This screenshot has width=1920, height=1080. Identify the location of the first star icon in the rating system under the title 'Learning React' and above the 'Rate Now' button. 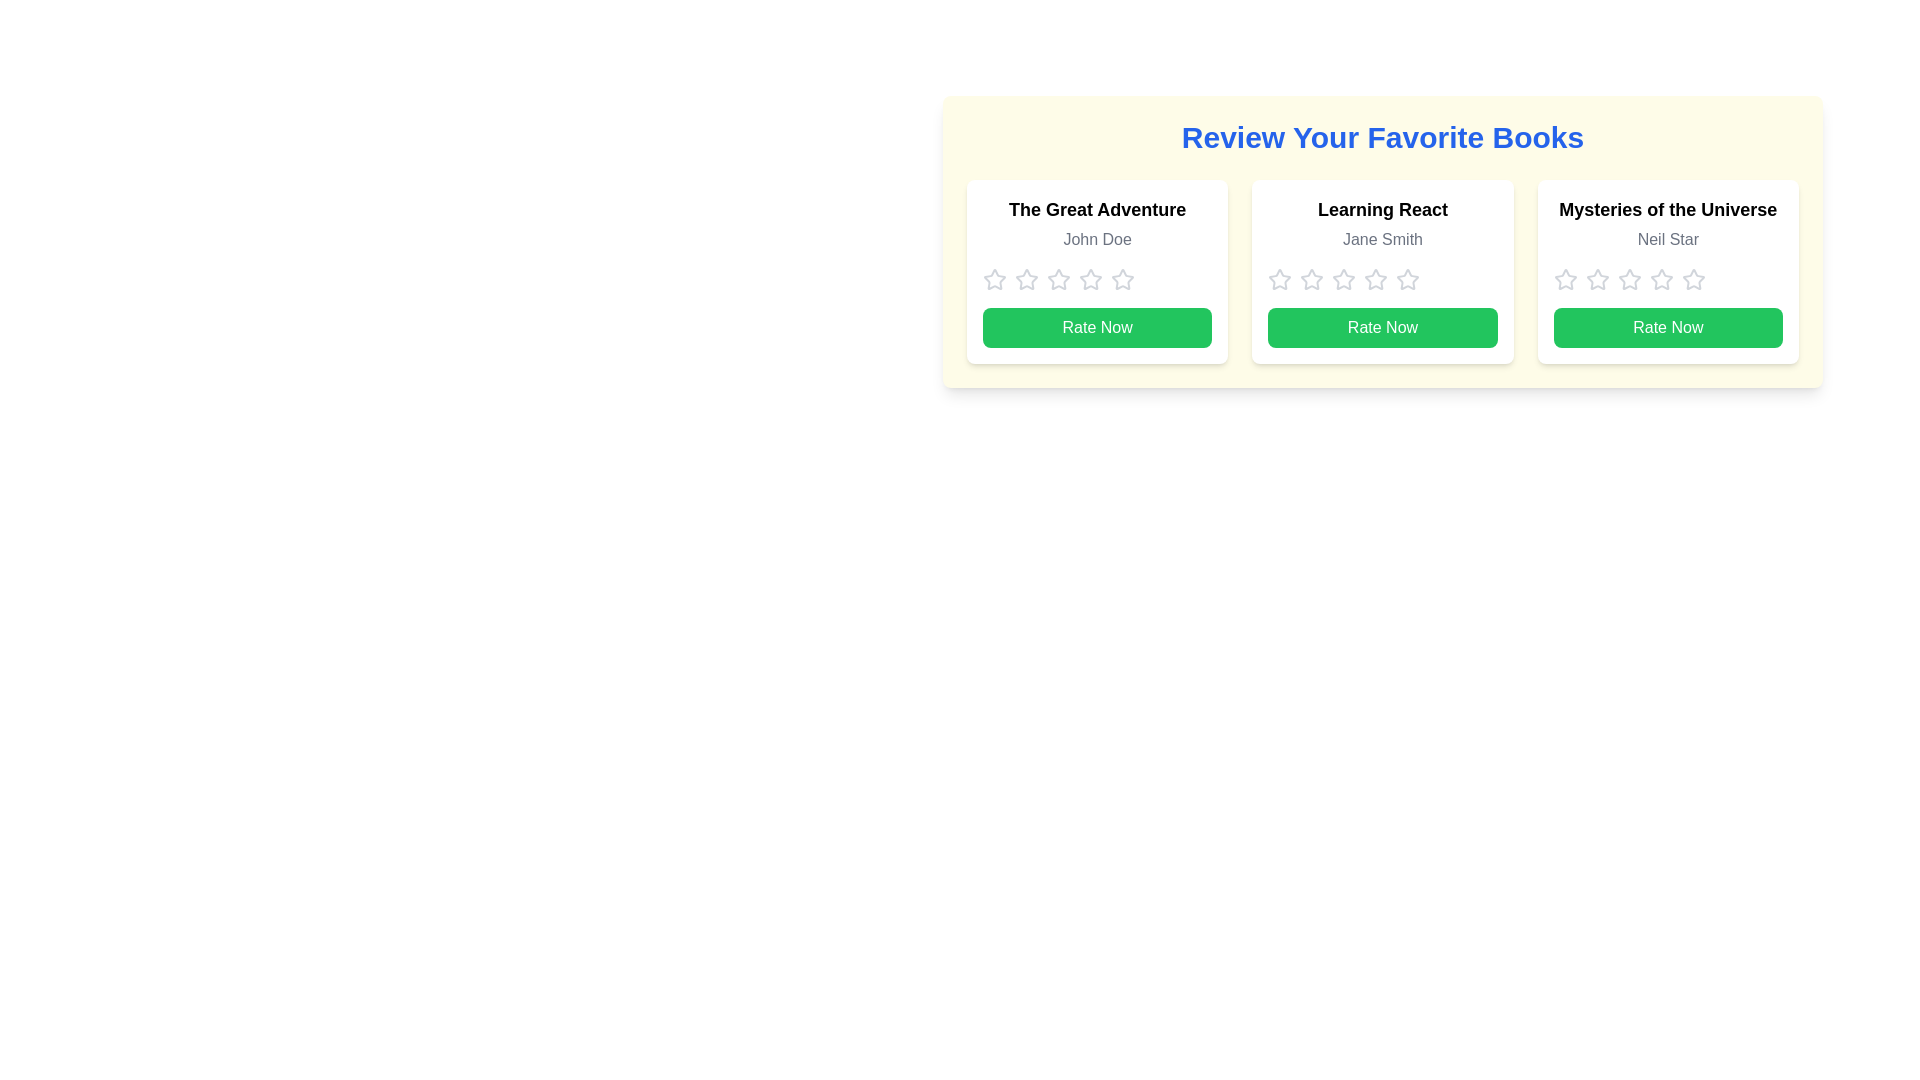
(1280, 280).